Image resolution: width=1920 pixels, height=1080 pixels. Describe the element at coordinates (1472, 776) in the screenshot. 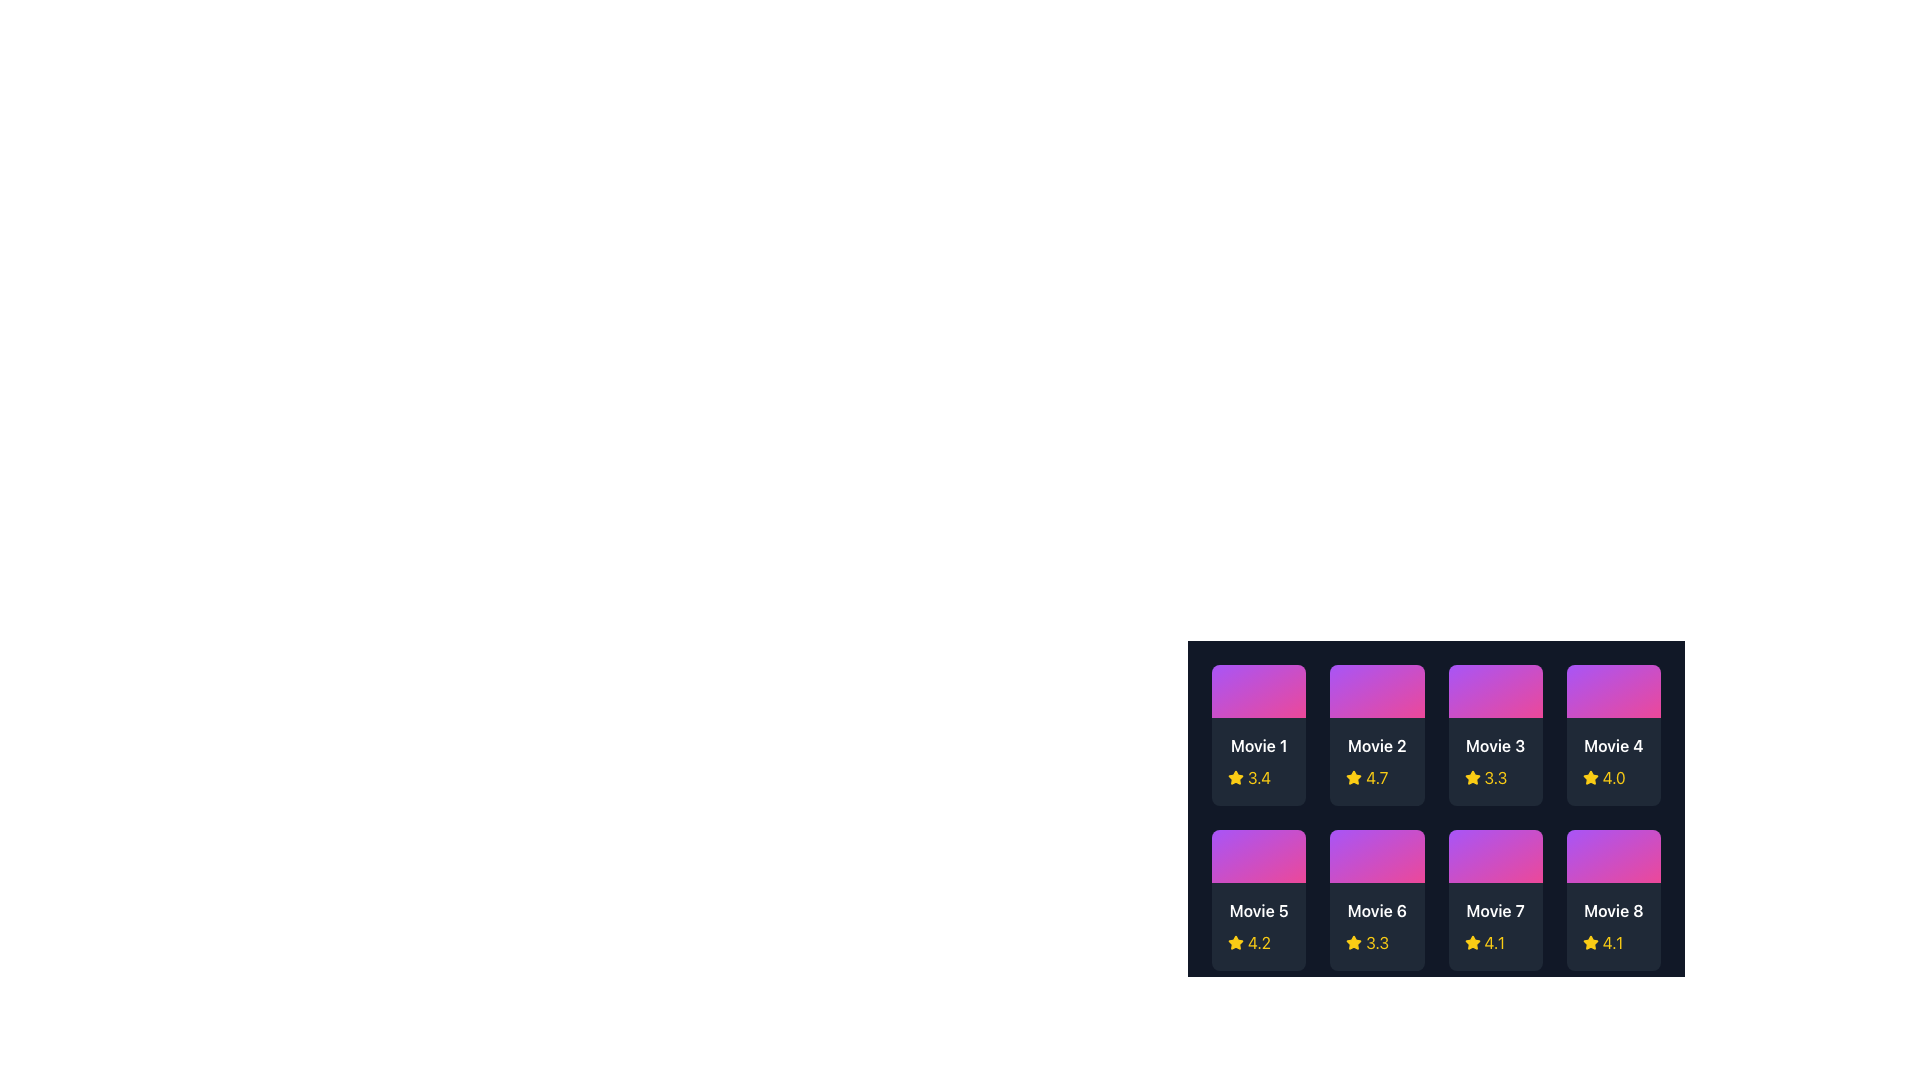

I see `the small yellow star icon representing the rating for 'Movie 3' in the grid layout` at that location.